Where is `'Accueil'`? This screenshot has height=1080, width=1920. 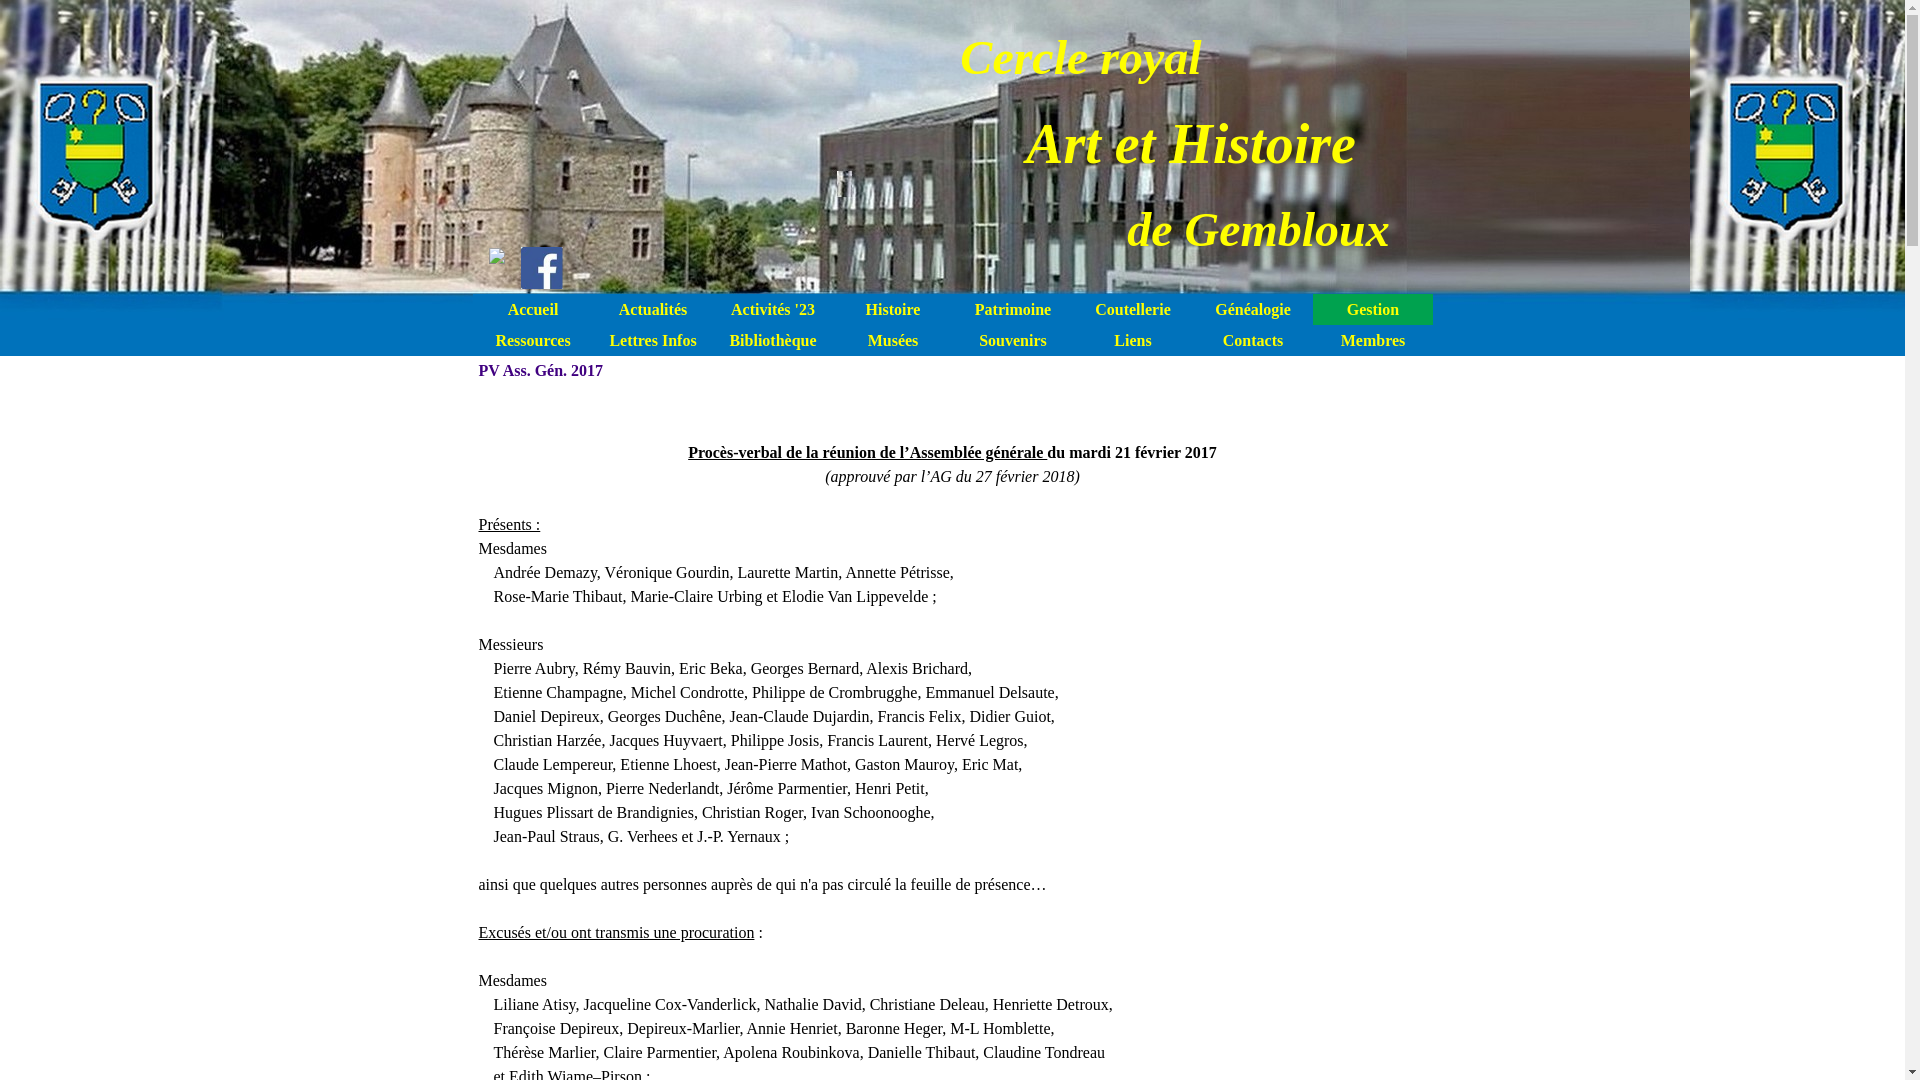 'Accueil' is located at coordinates (474, 309).